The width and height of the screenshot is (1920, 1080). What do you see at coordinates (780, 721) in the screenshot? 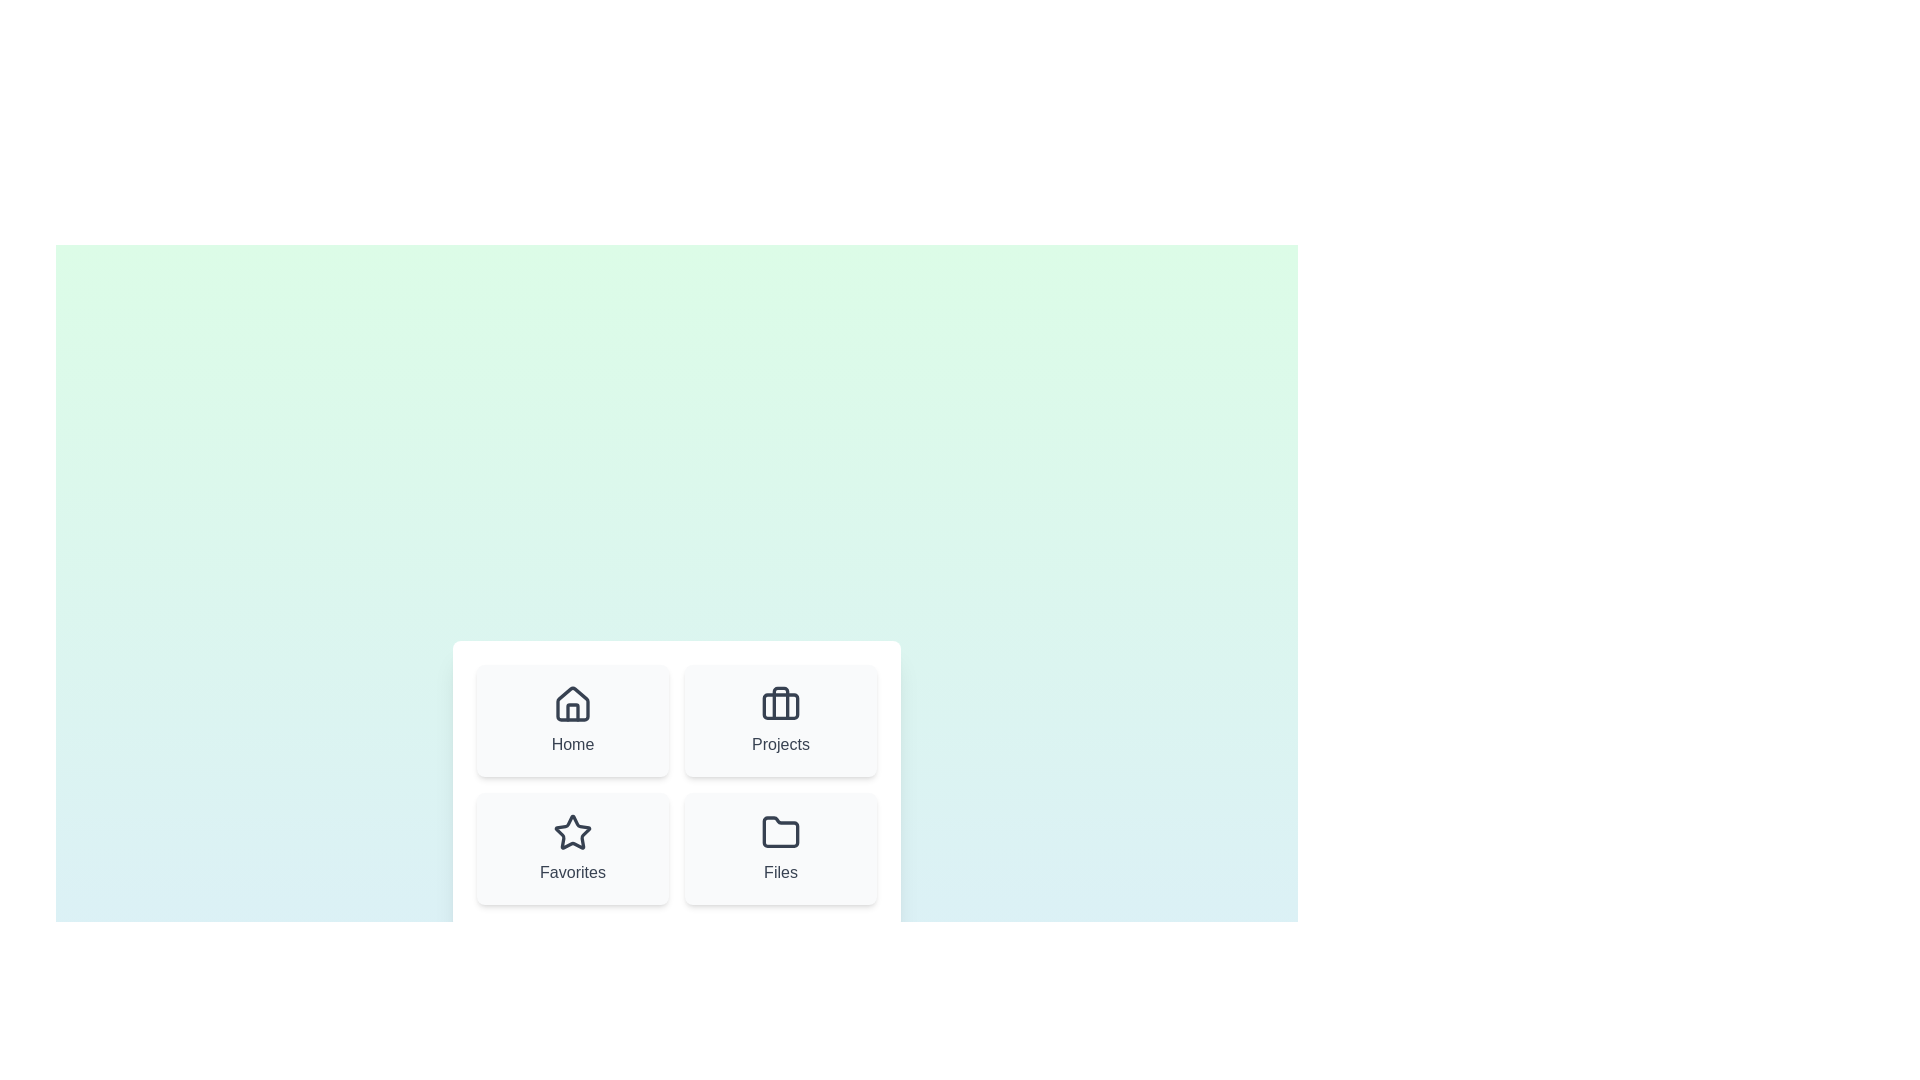
I see `the menu item labeled Projects to activate it` at bounding box center [780, 721].